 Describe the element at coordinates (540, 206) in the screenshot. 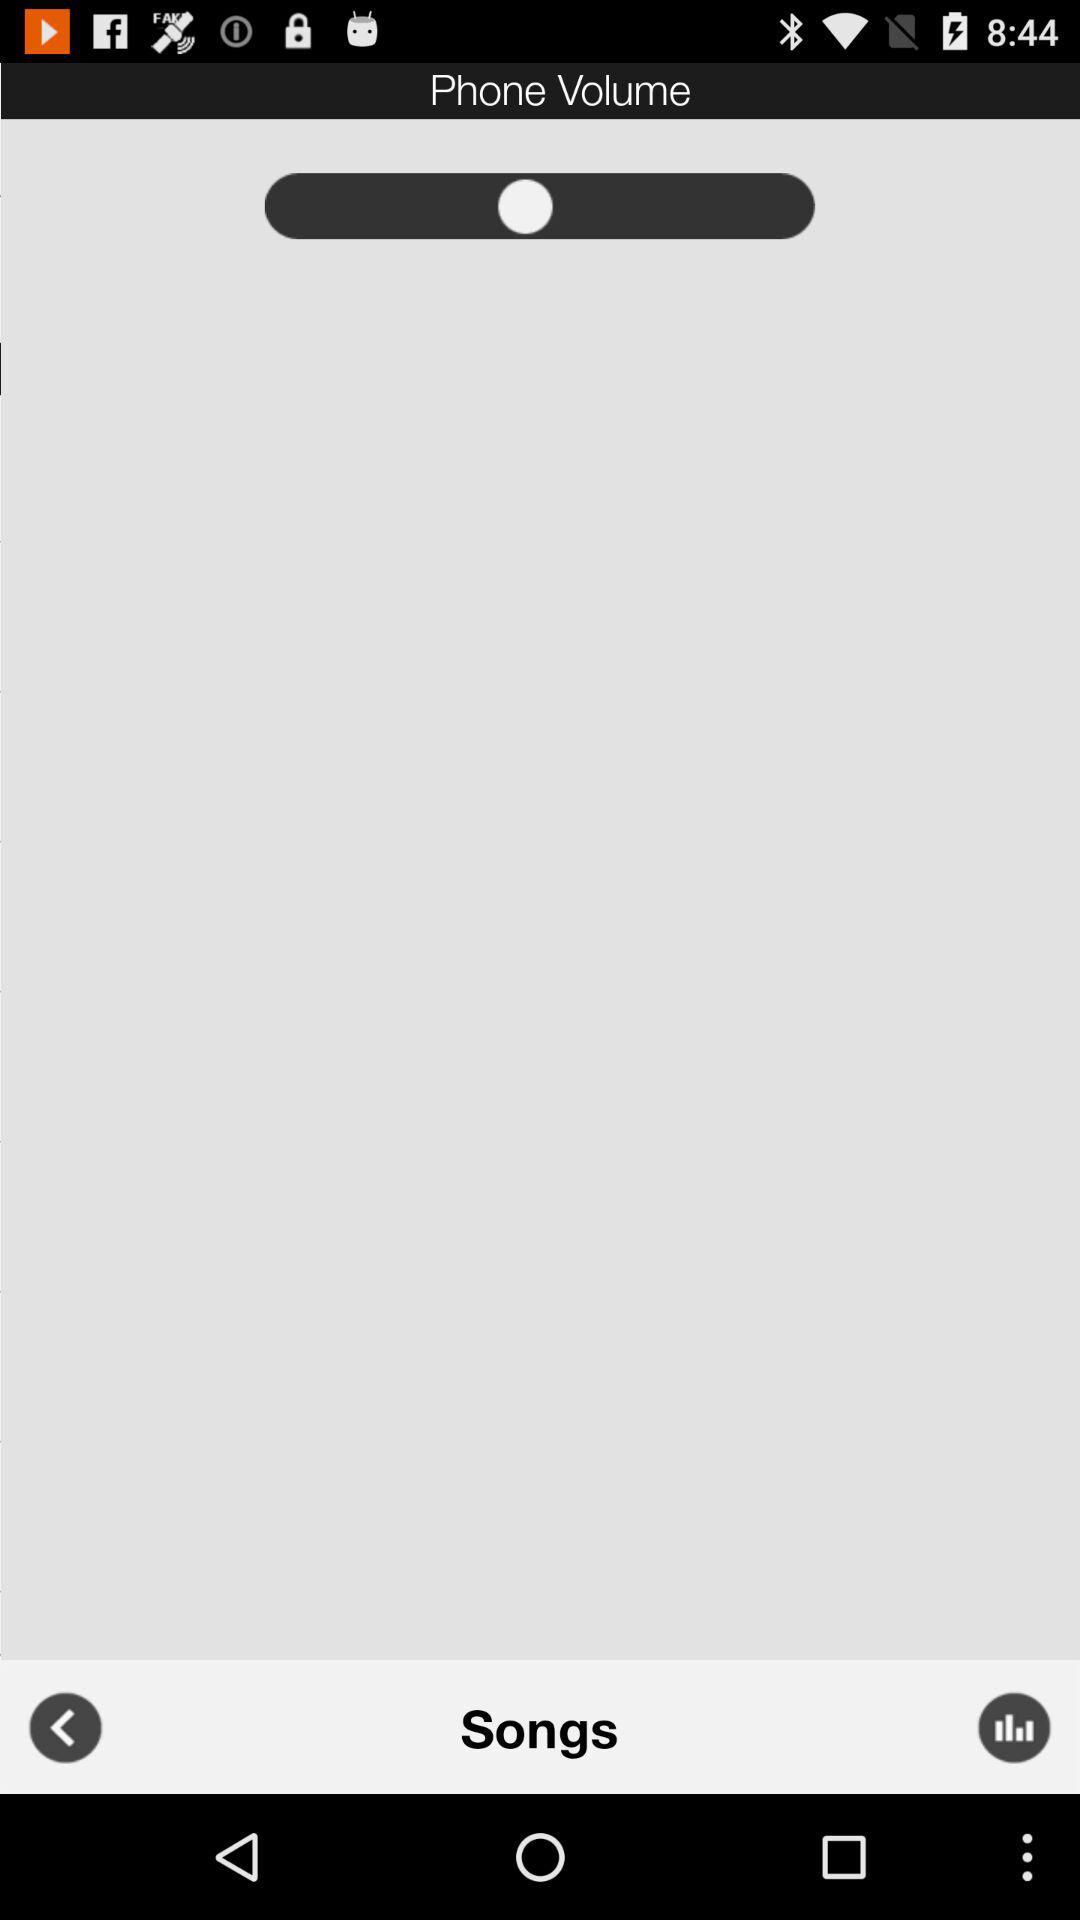

I see `record option` at that location.